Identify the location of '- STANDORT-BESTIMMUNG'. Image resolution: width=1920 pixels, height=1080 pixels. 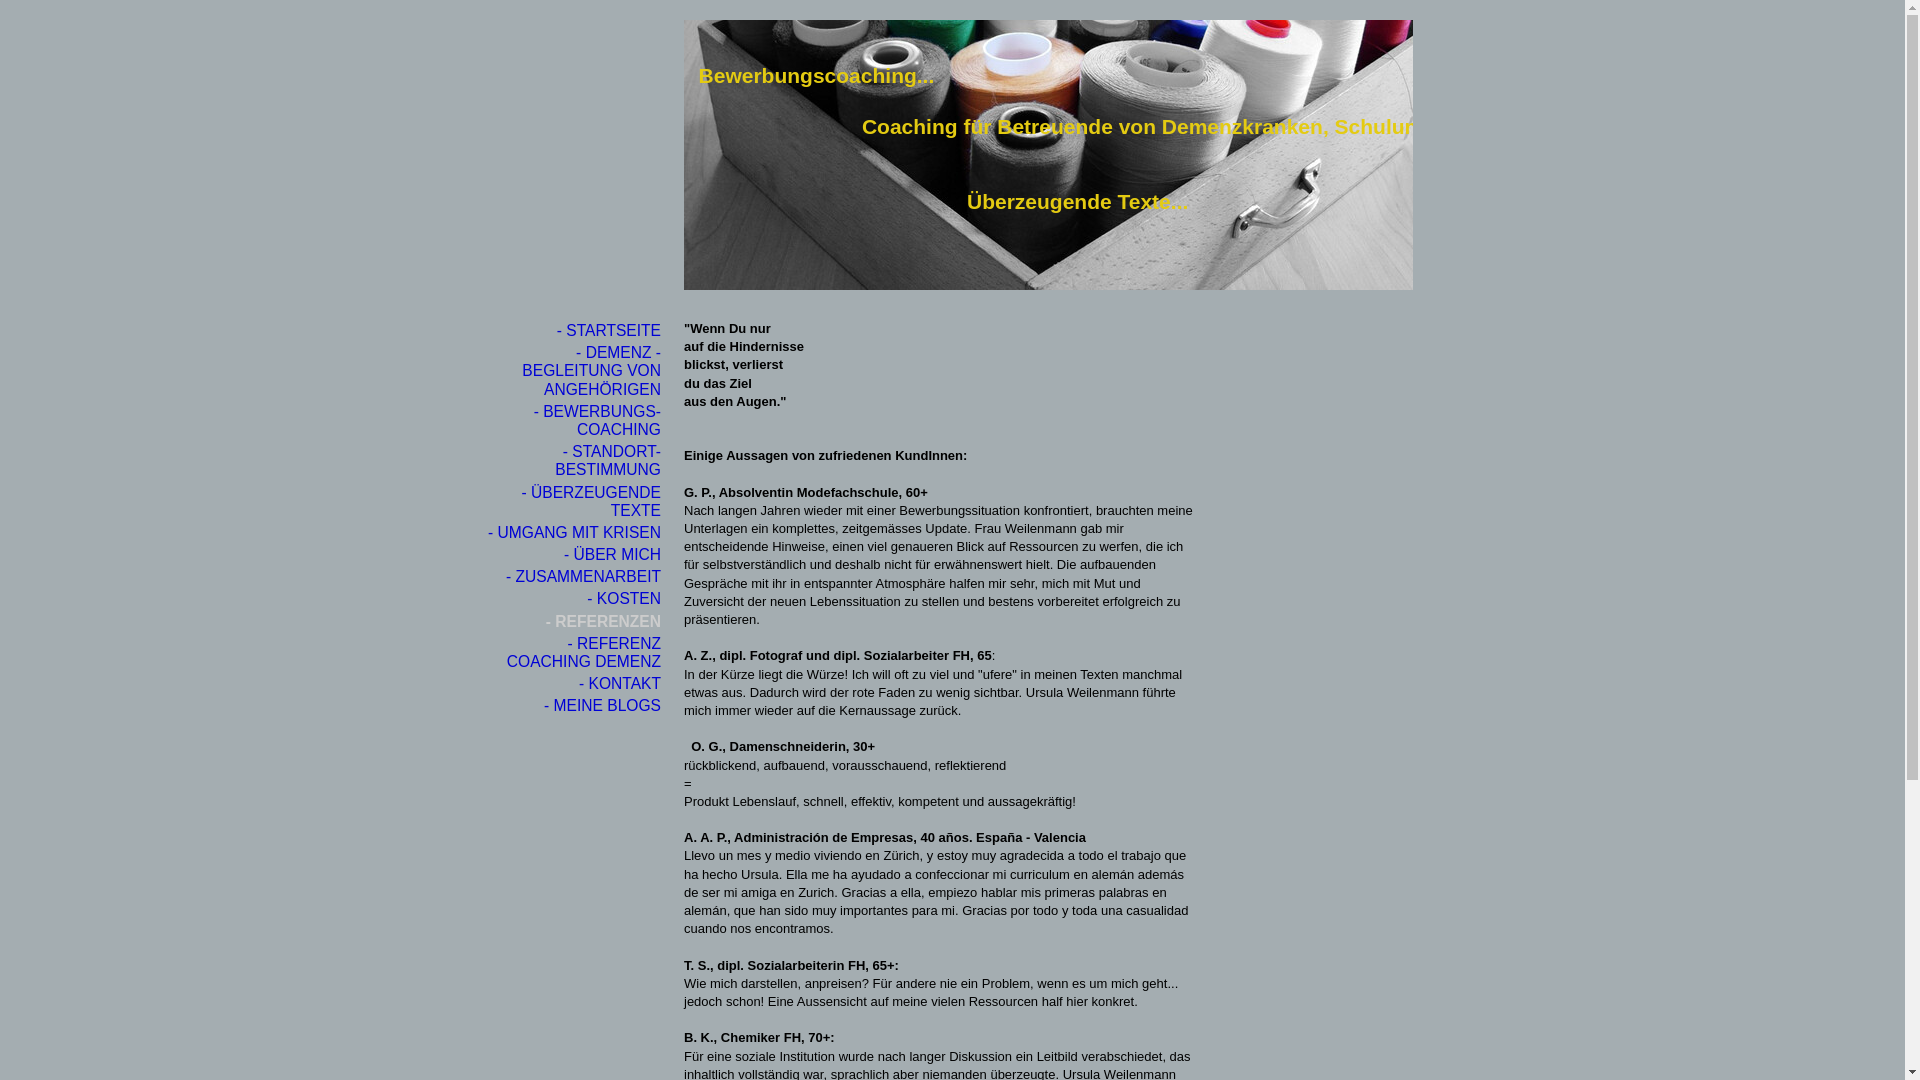
(574, 461).